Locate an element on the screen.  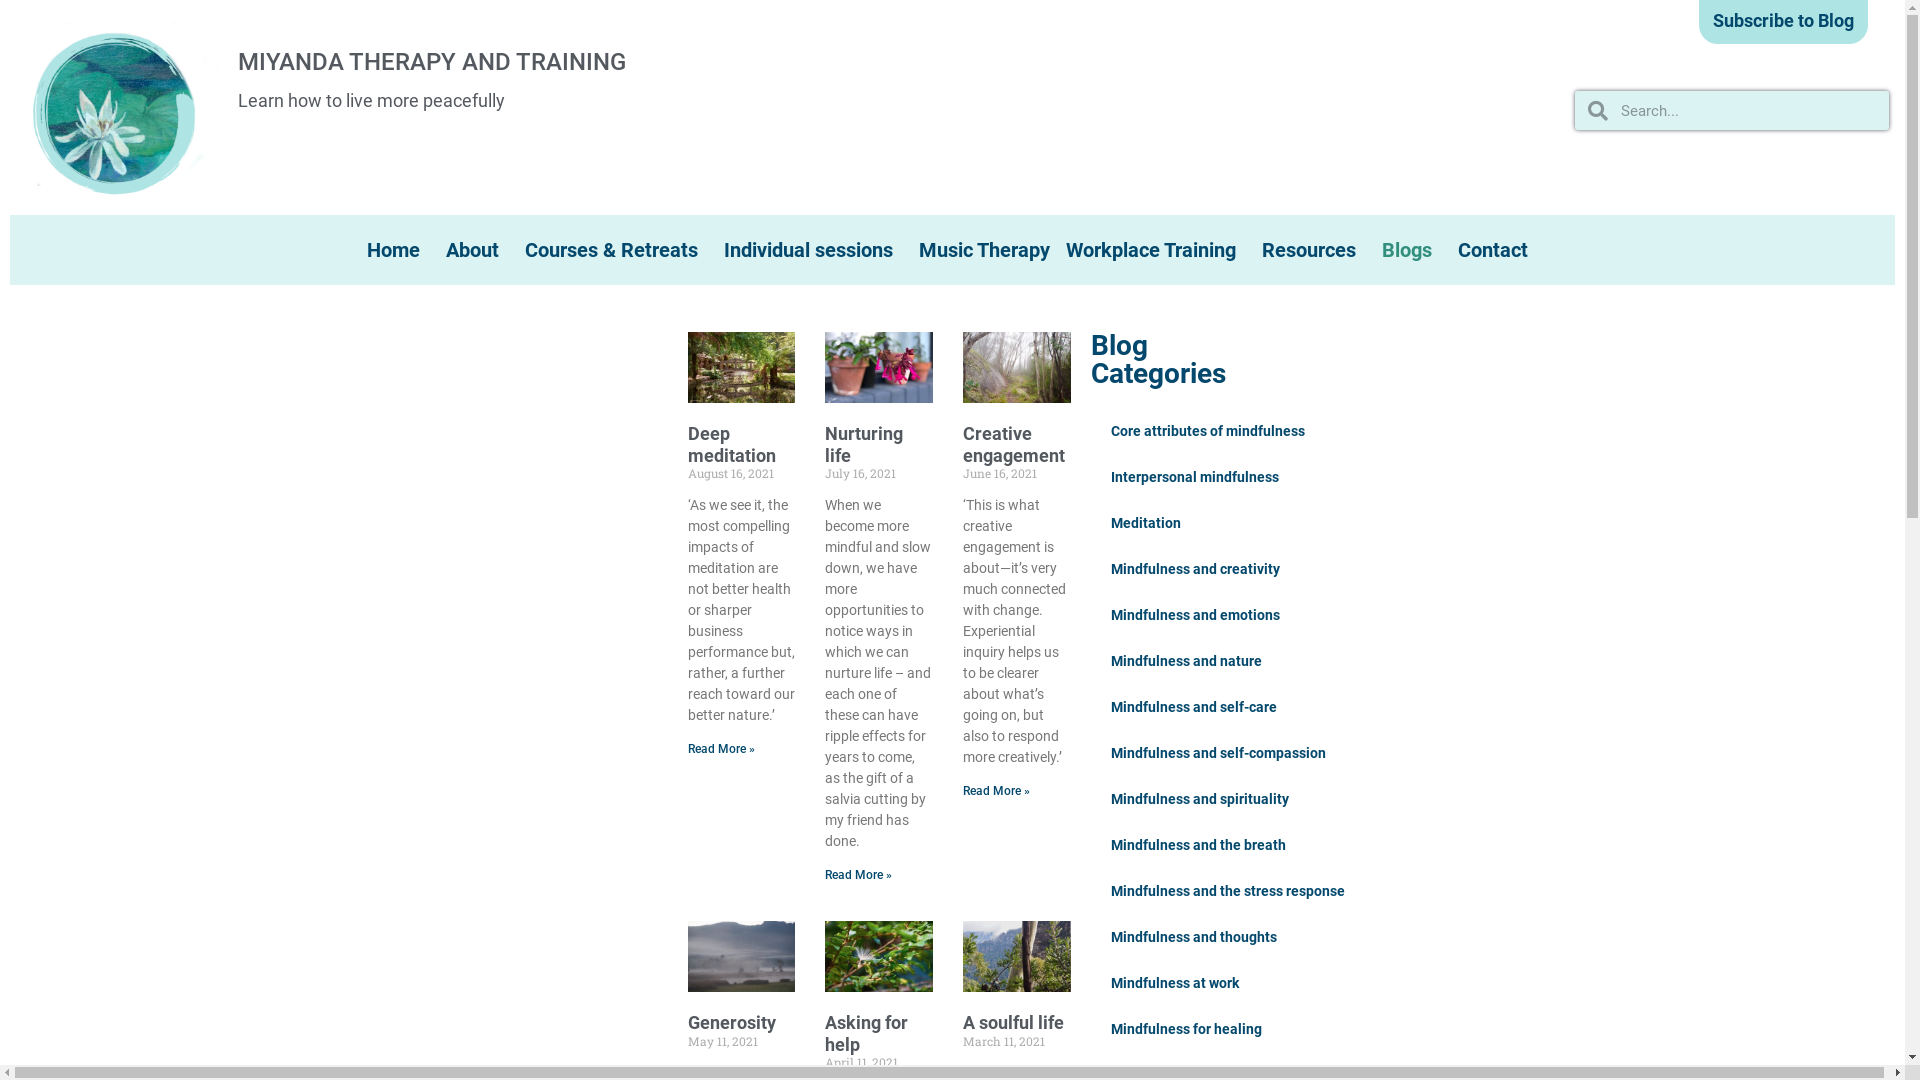
'Mindfulness and nature' is located at coordinates (1186, 660).